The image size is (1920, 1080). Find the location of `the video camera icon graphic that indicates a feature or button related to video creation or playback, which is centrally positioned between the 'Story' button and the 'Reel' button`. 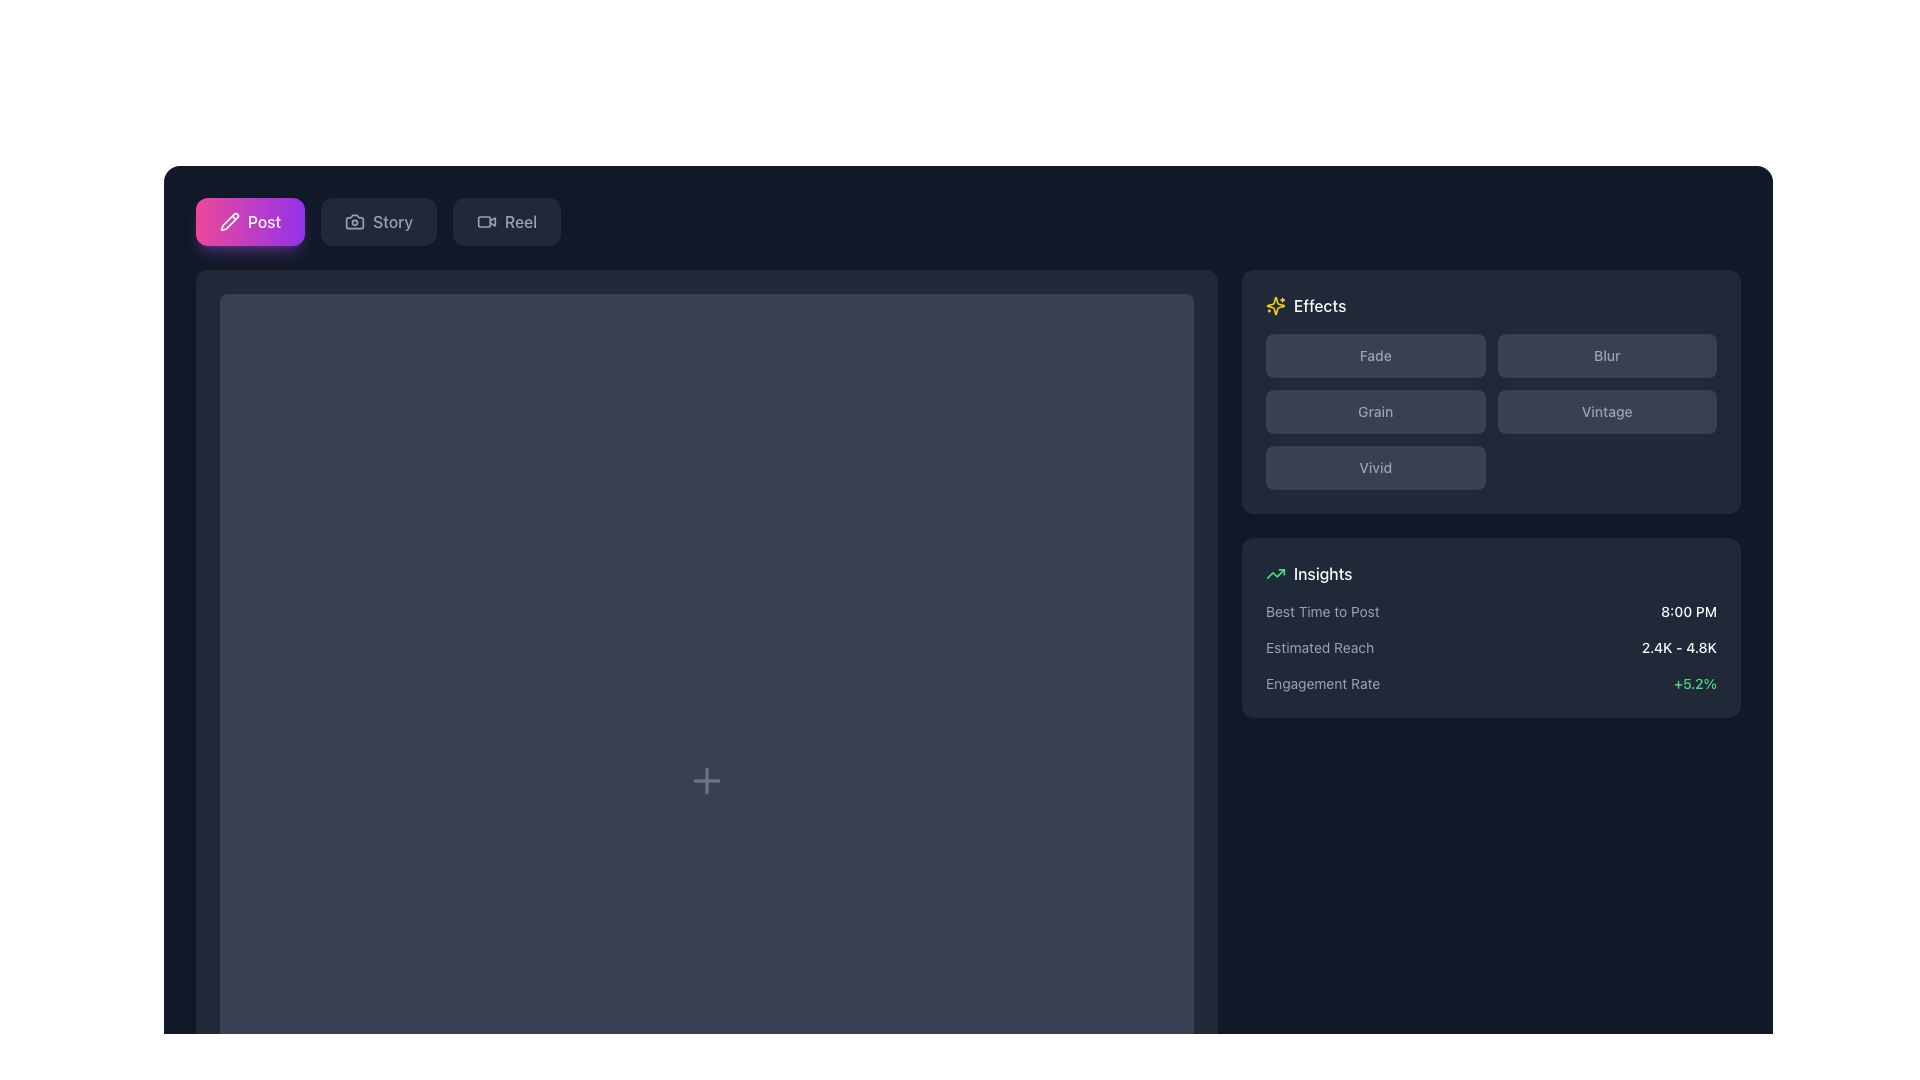

the video camera icon graphic that indicates a feature or button related to video creation or playback, which is centrally positioned between the 'Story' button and the 'Reel' button is located at coordinates (484, 222).